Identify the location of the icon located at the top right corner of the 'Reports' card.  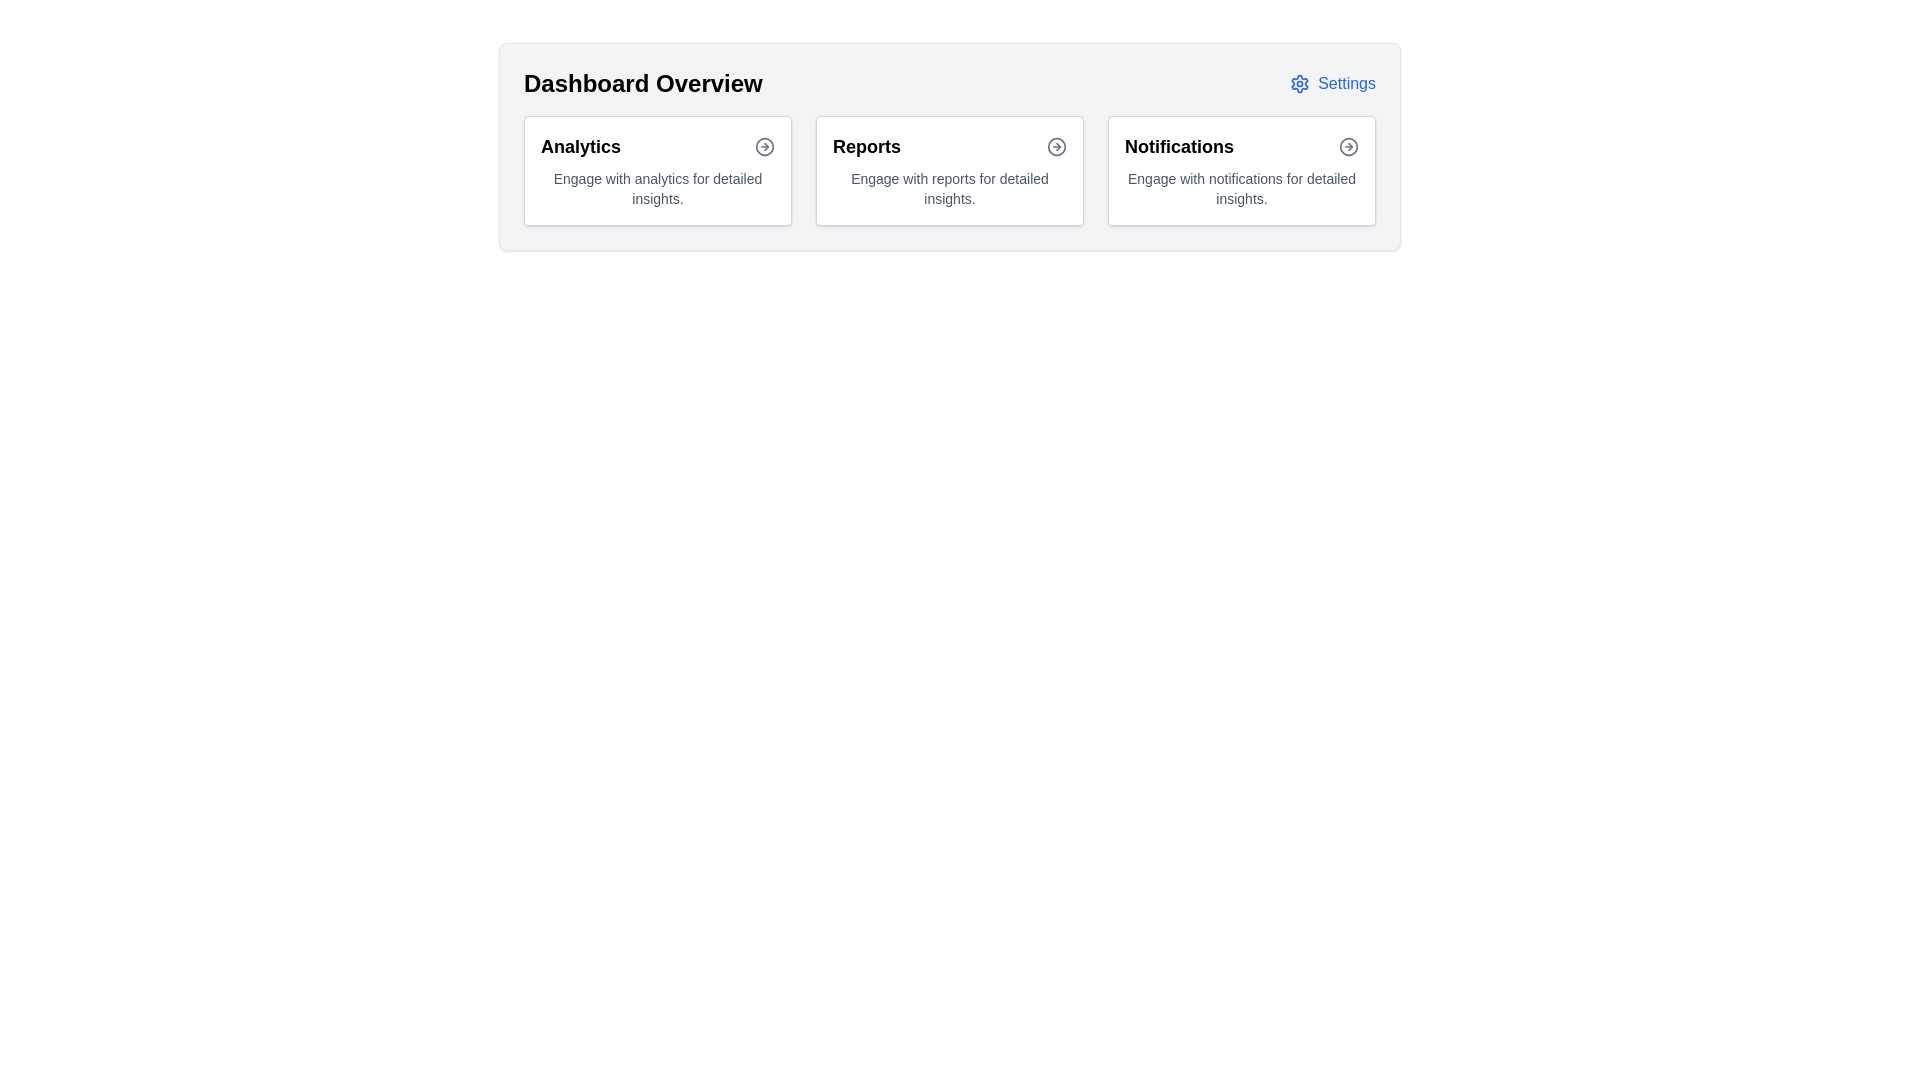
(1055, 145).